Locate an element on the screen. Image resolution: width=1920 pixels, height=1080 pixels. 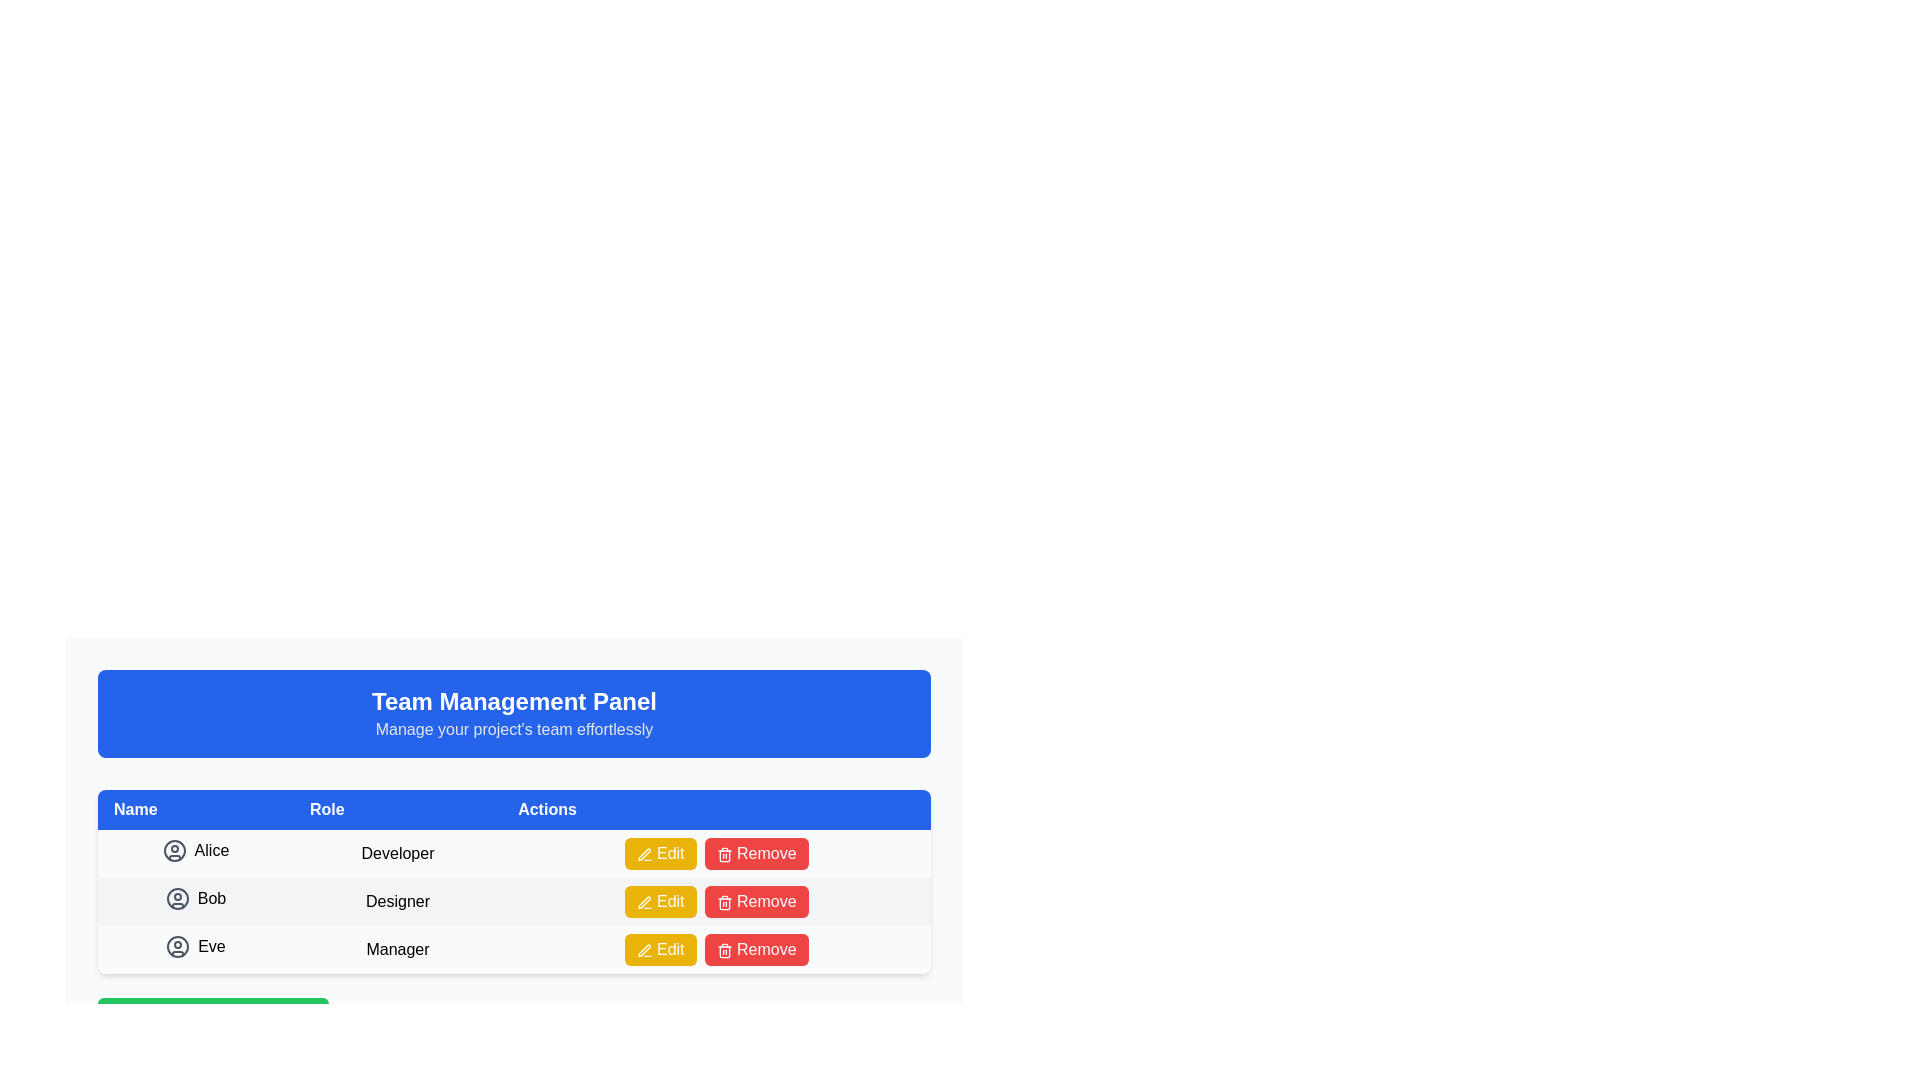
the delete button located in the 'Actions' column of the third row of the table, positioned to the right of the yellow 'Edit' button is located at coordinates (755, 853).